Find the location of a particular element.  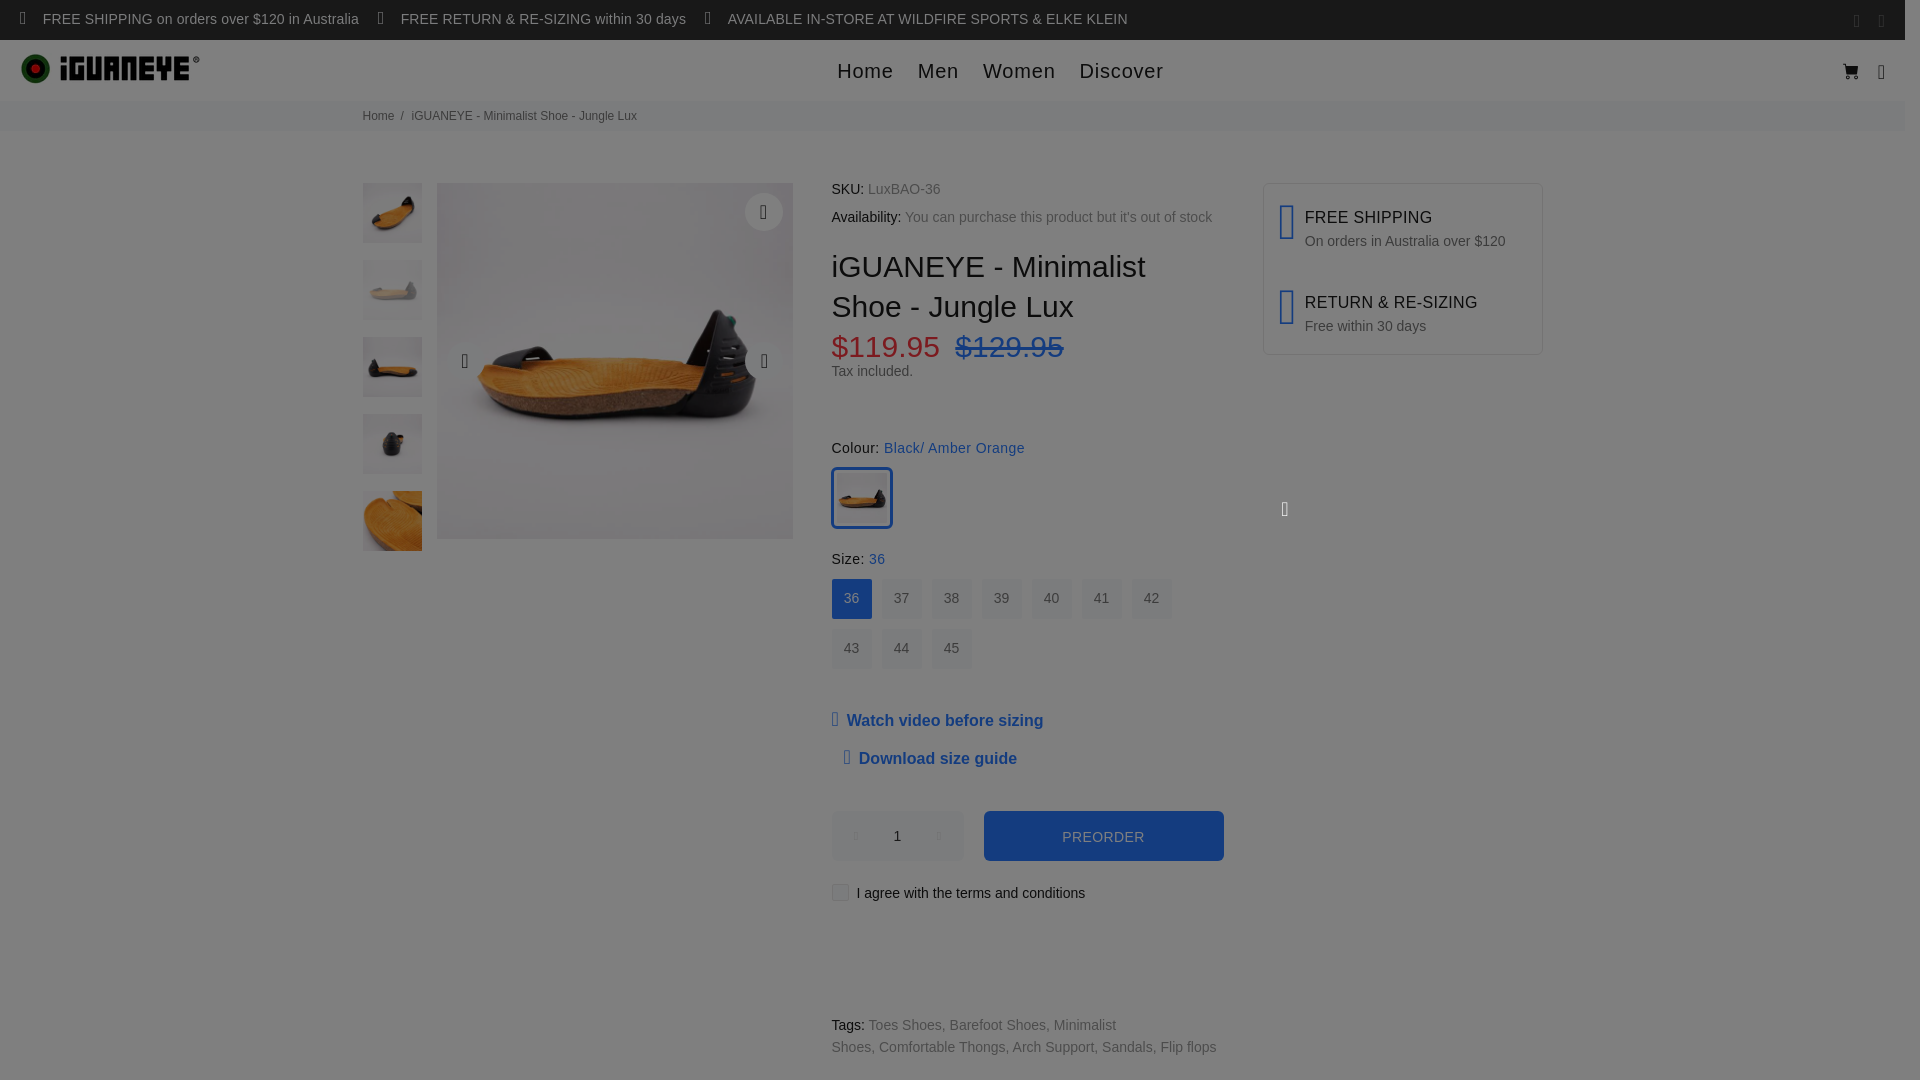

'37' is located at coordinates (901, 597).